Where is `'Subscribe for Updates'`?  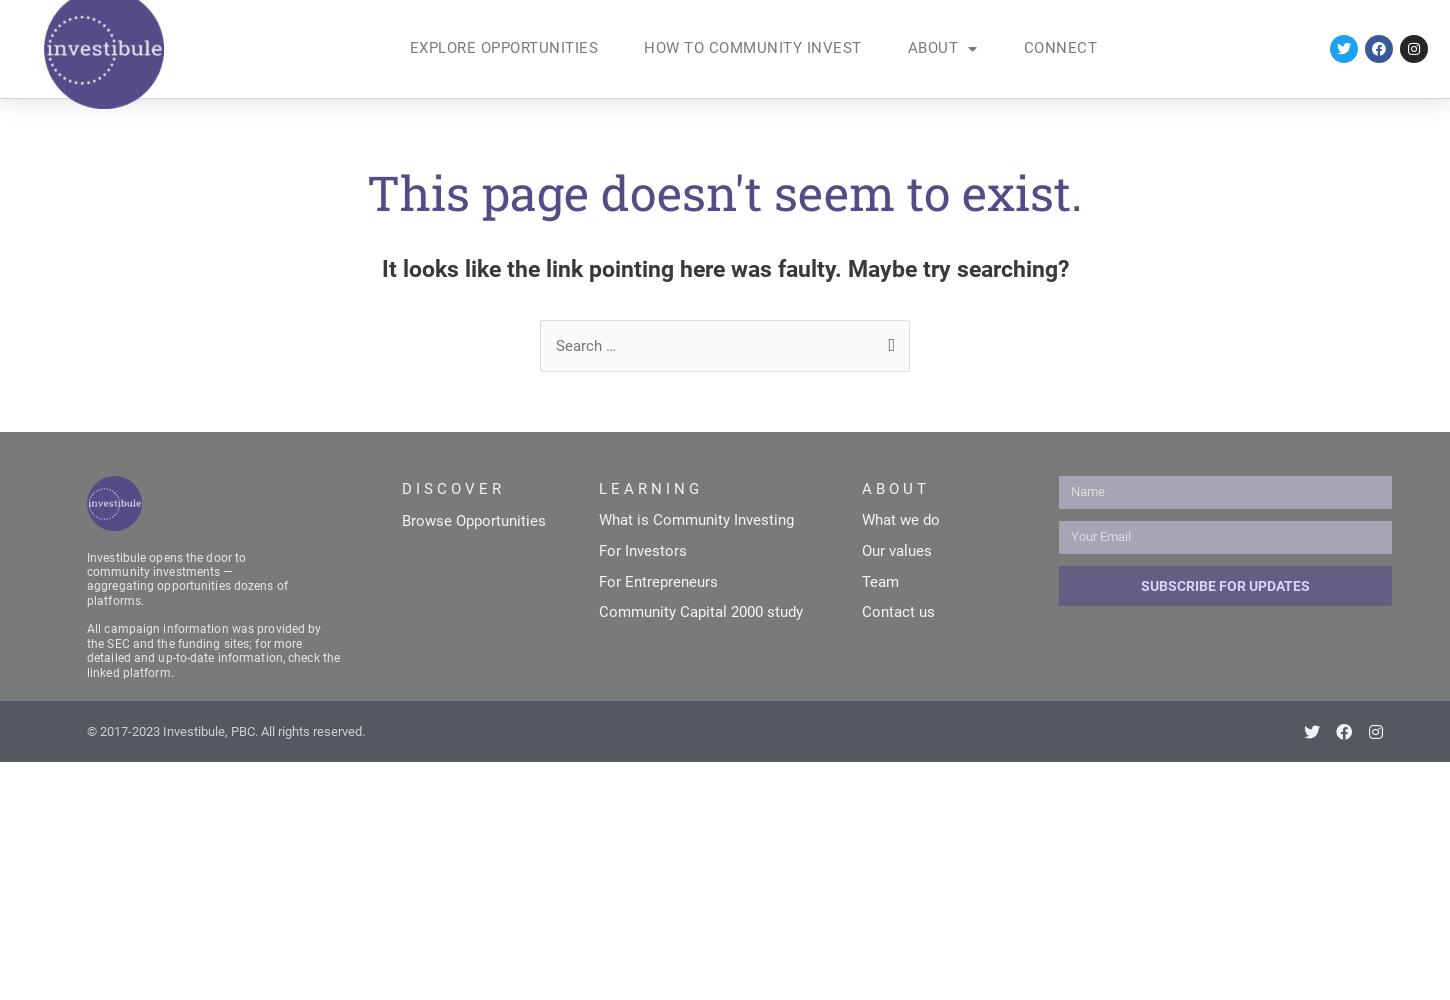 'Subscribe for Updates' is located at coordinates (1224, 584).